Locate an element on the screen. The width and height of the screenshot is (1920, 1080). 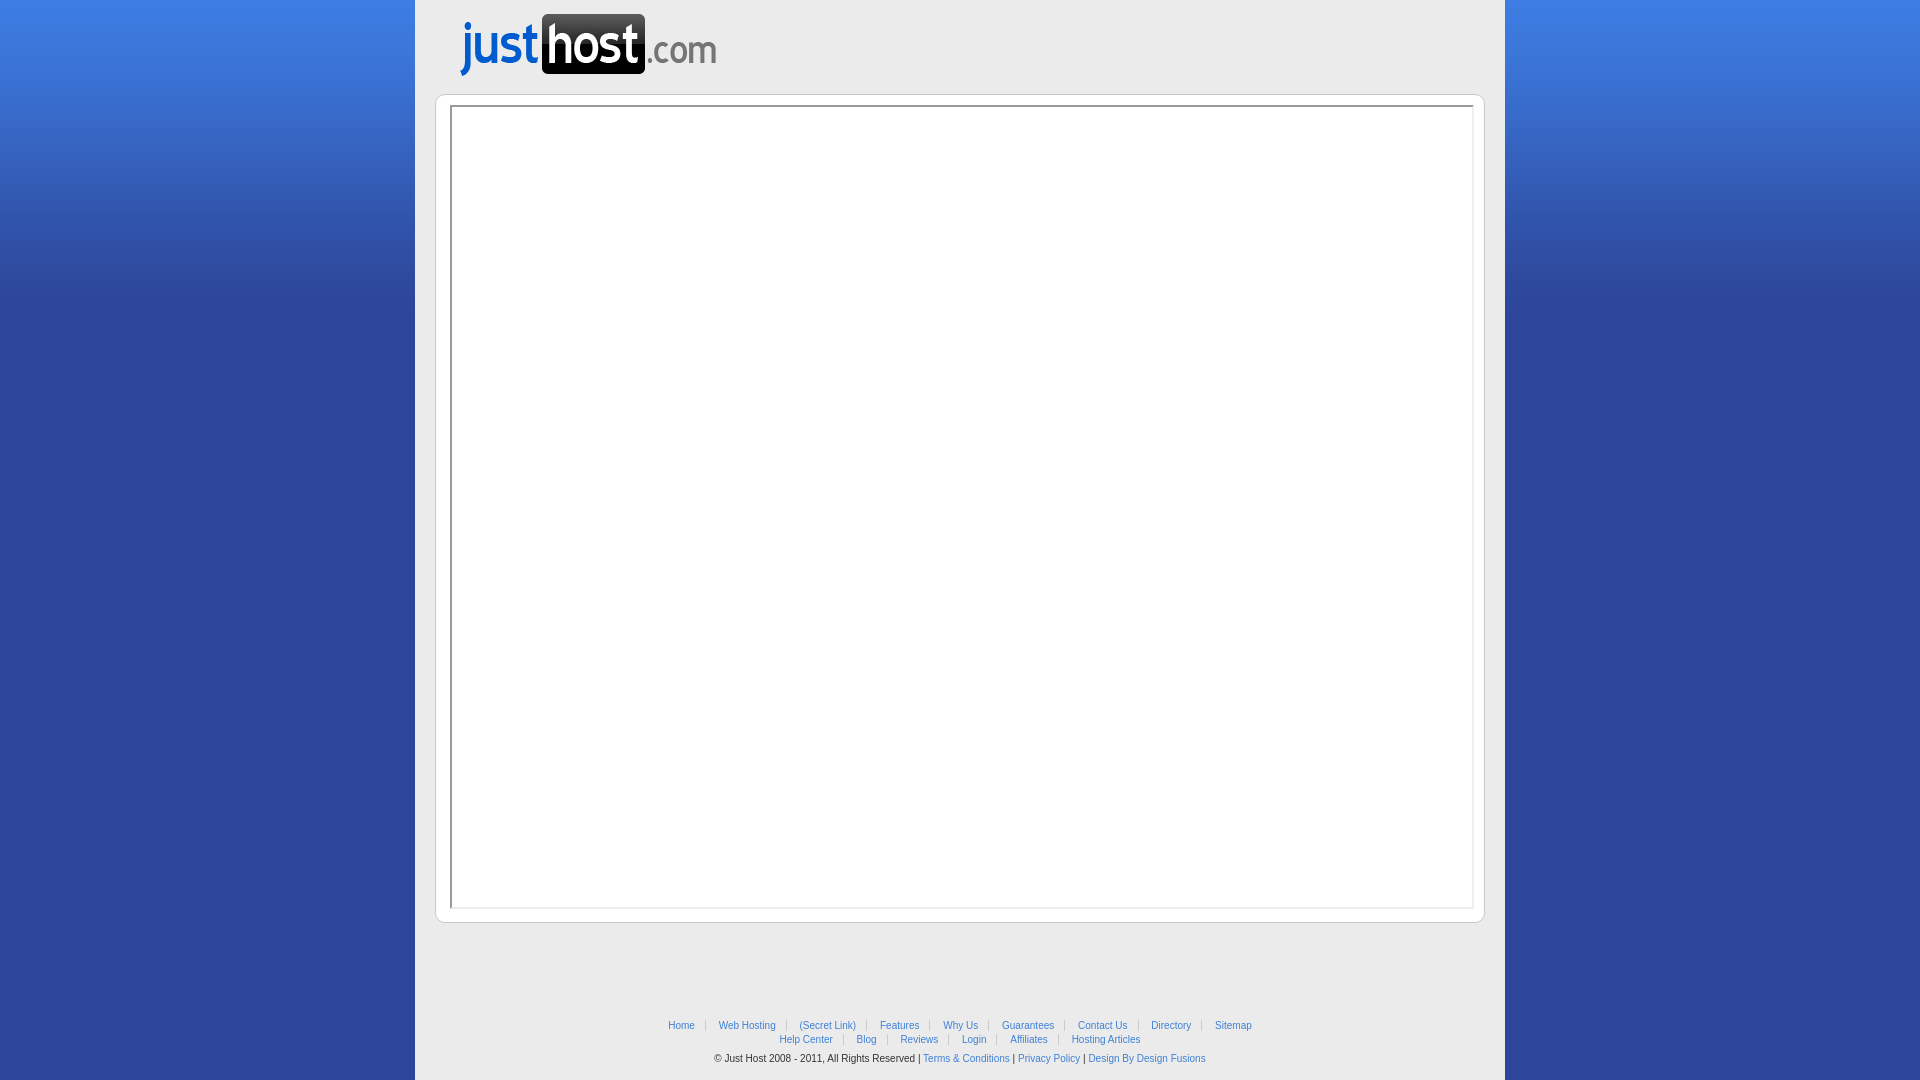
'Design By Design Fusions' is located at coordinates (1146, 1057).